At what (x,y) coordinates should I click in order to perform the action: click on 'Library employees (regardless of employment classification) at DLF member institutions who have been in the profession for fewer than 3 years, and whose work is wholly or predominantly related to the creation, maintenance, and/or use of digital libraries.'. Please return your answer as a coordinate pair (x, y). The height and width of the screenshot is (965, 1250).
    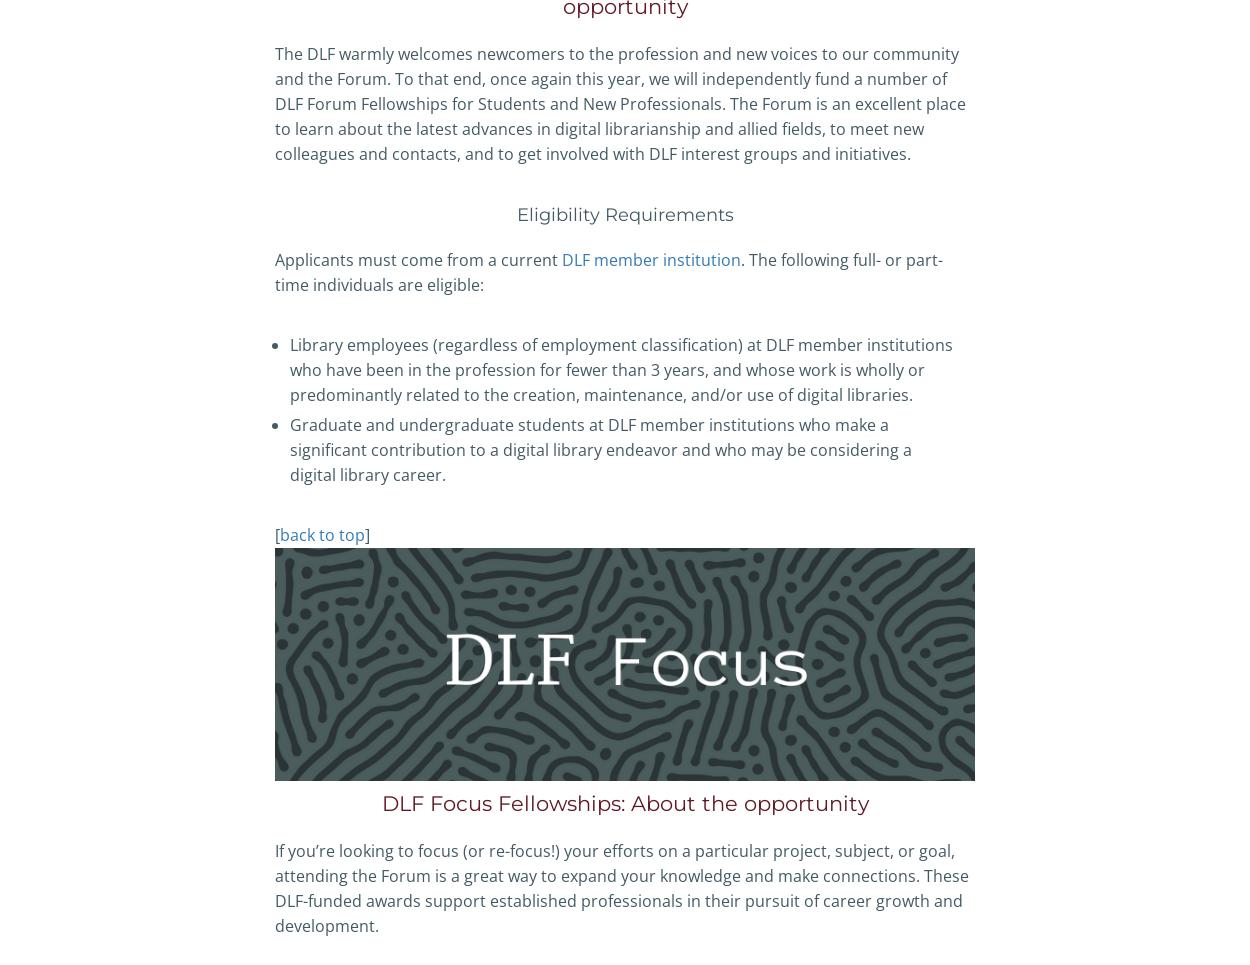
    Looking at the image, I should click on (290, 369).